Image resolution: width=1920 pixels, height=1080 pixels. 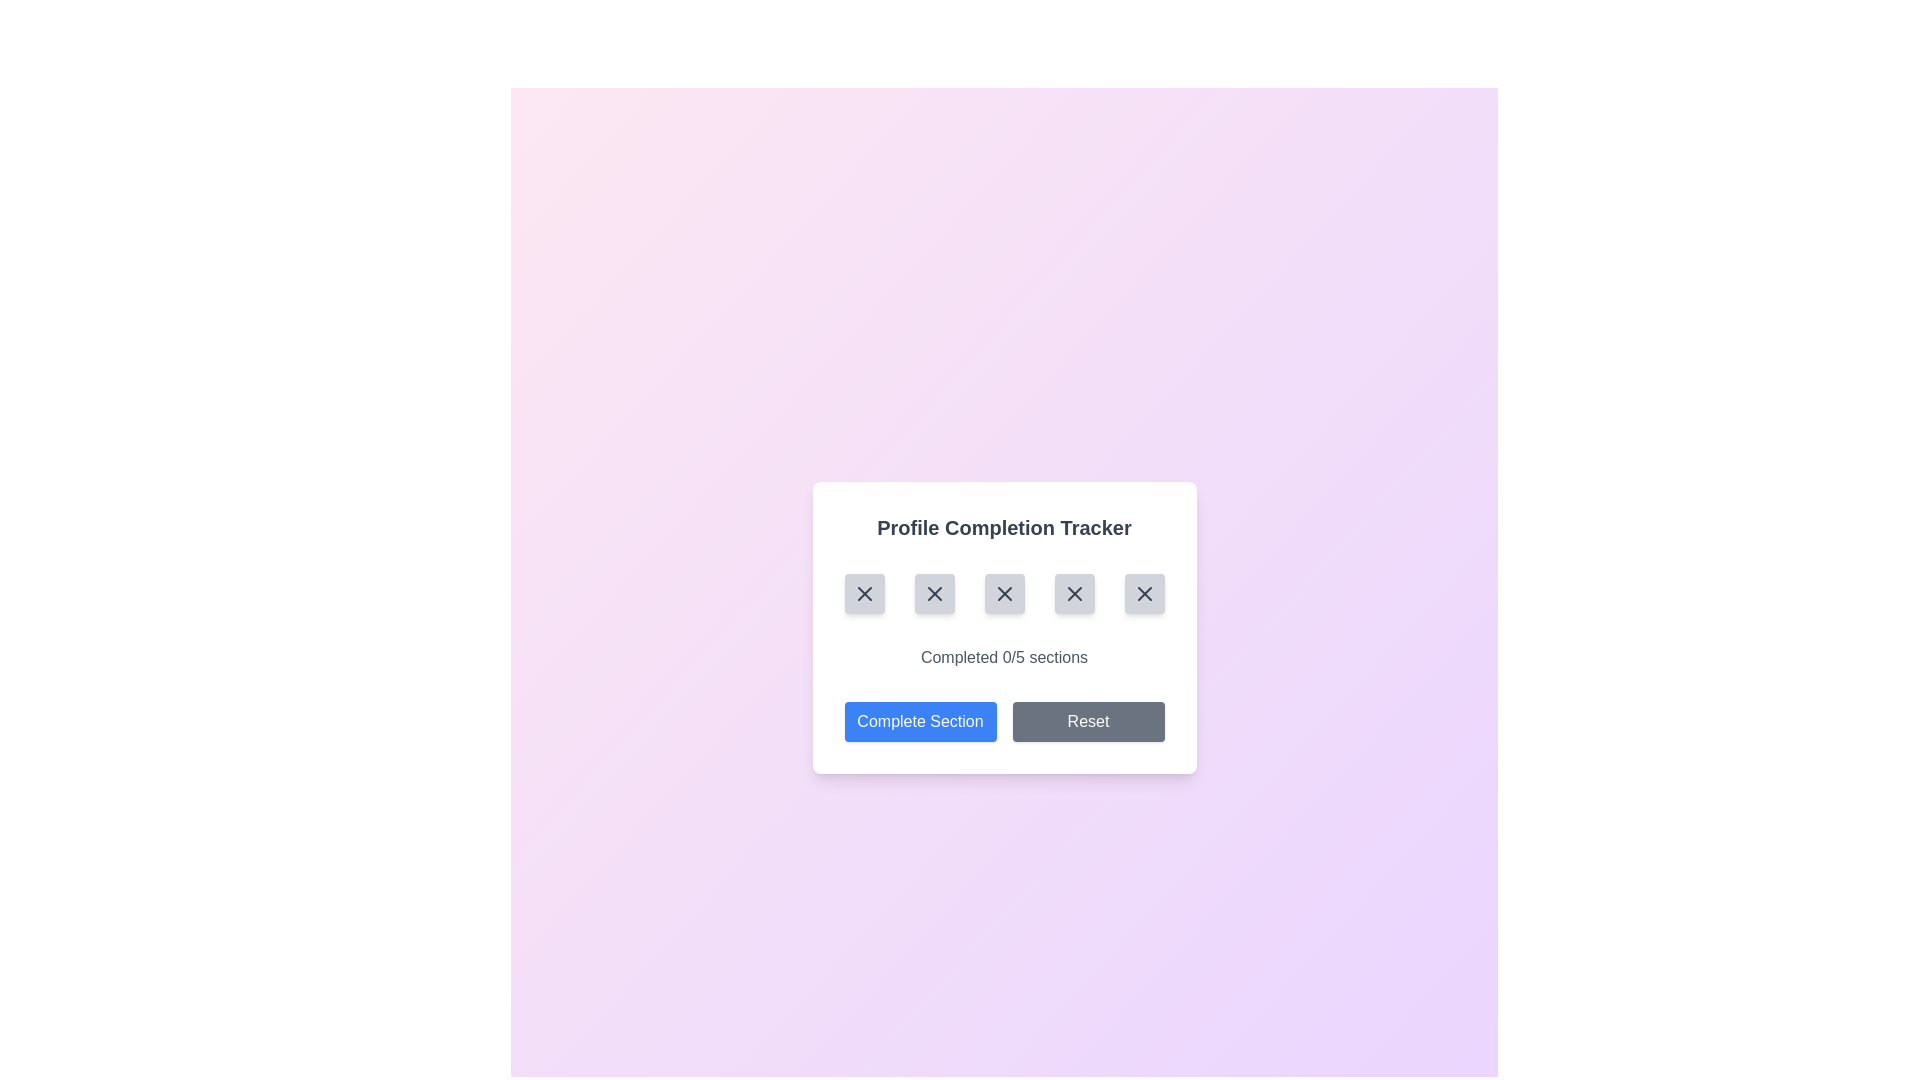 I want to click on the third button from the left in the horizontal row of five buttons, which serves as a status indicator for the profile completion tracker, to interact with it, so click(x=1004, y=593).